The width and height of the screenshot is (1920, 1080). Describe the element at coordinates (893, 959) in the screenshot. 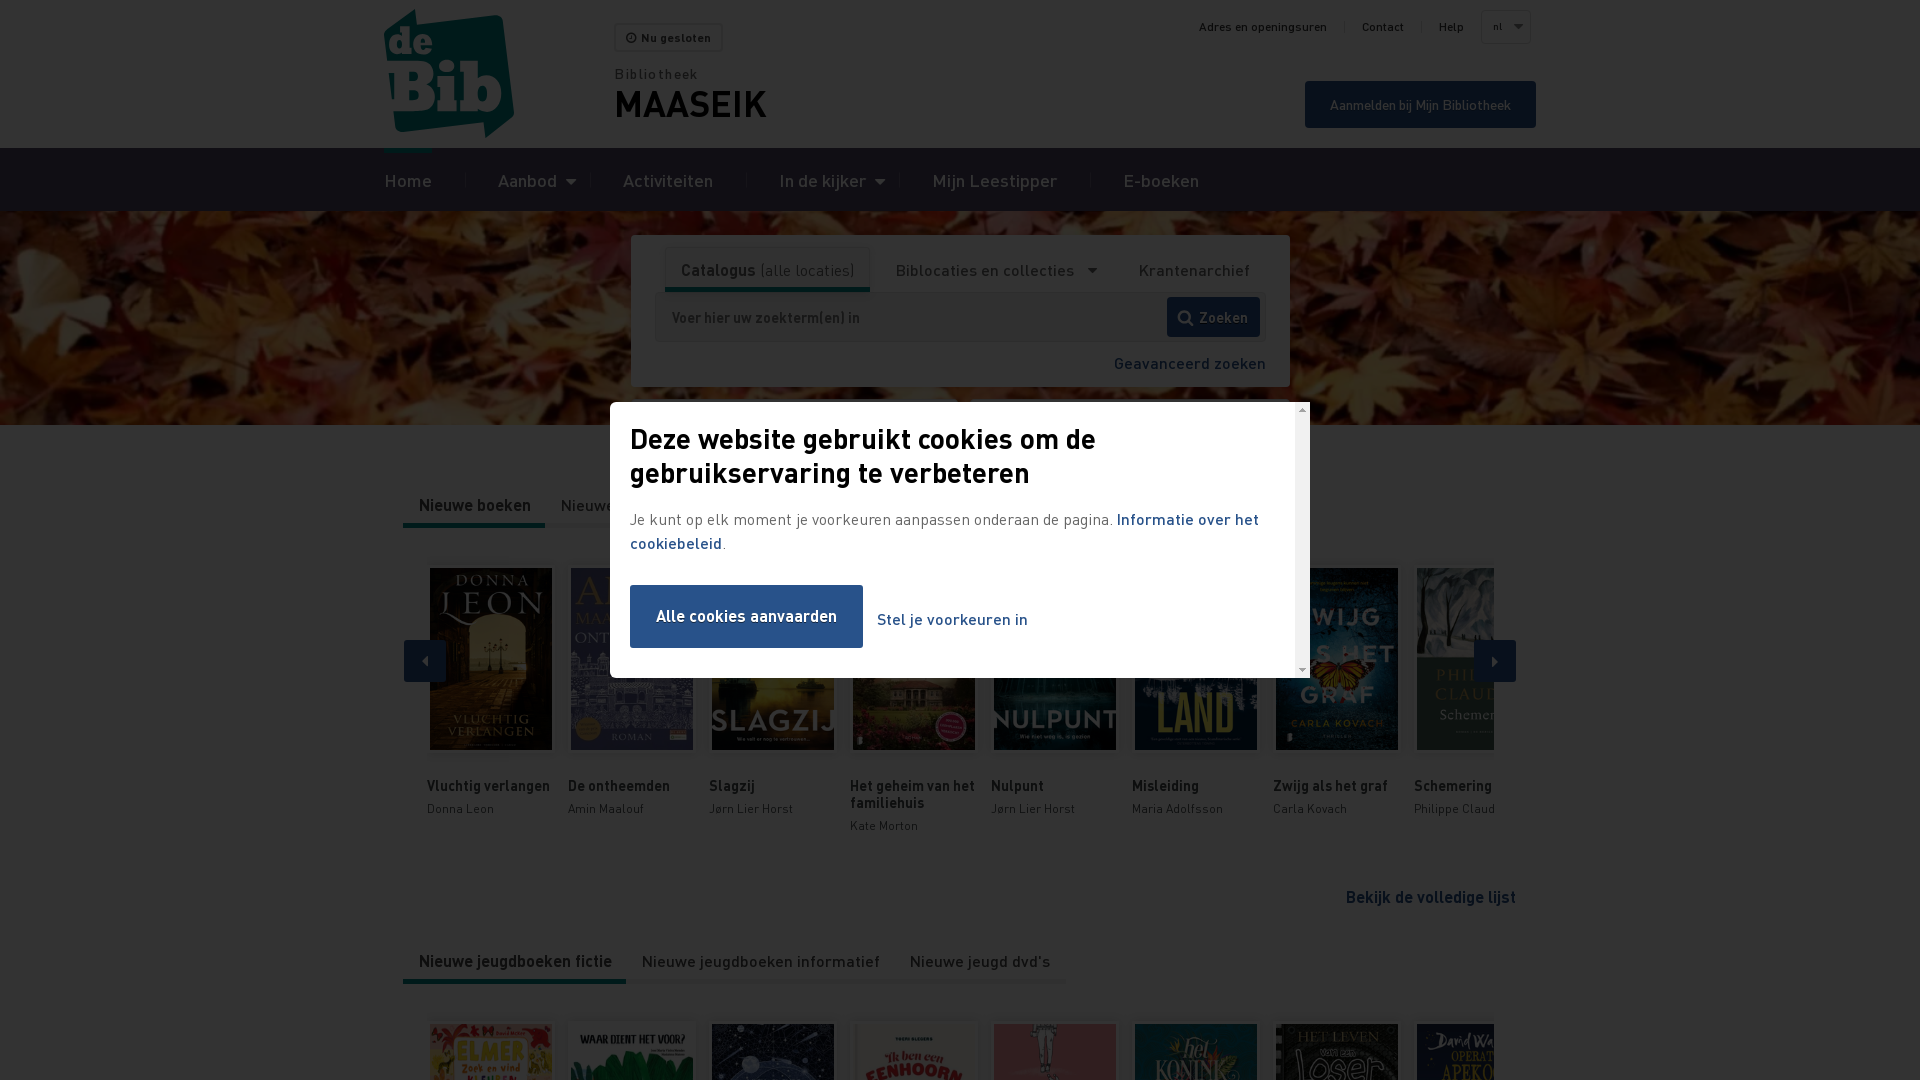

I see `'Nieuwe jeugd dvd's'` at that location.